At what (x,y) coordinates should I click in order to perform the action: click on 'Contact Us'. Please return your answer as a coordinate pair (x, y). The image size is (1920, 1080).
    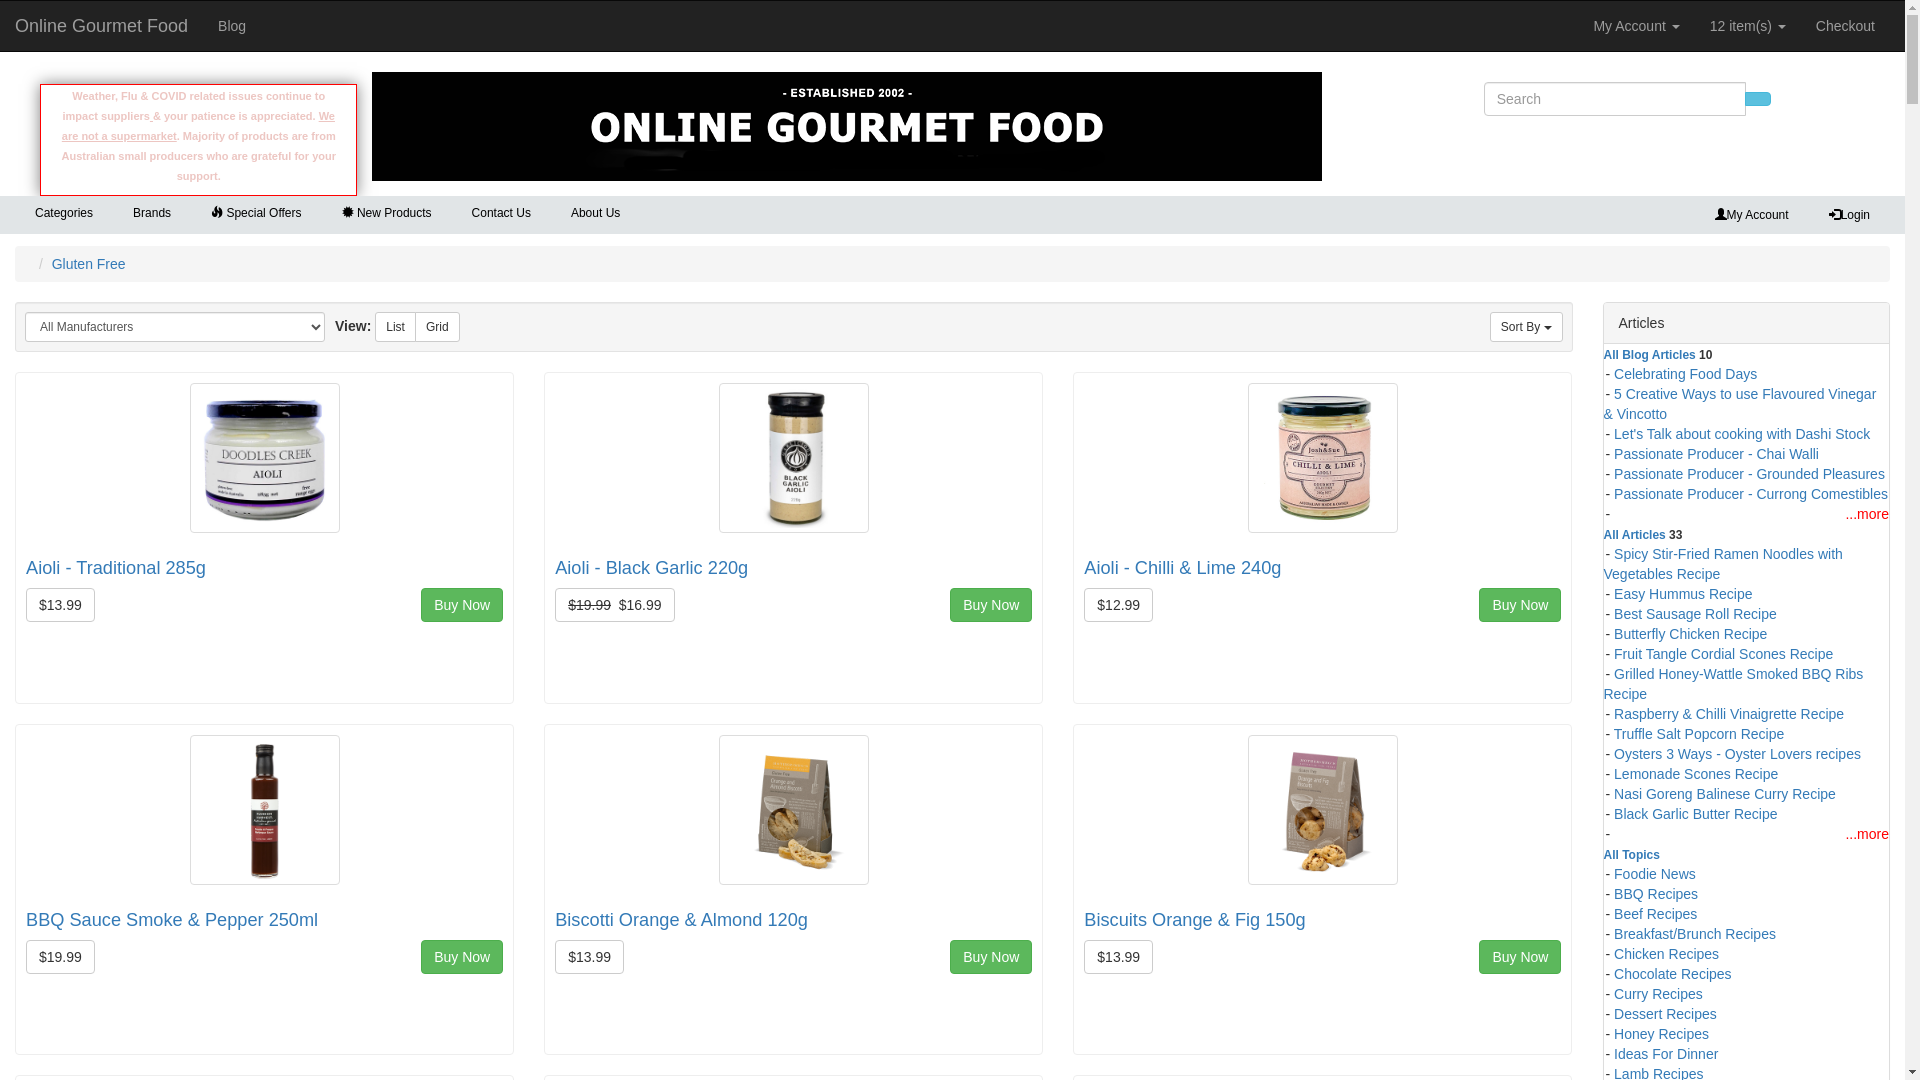
    Looking at the image, I should click on (450, 213).